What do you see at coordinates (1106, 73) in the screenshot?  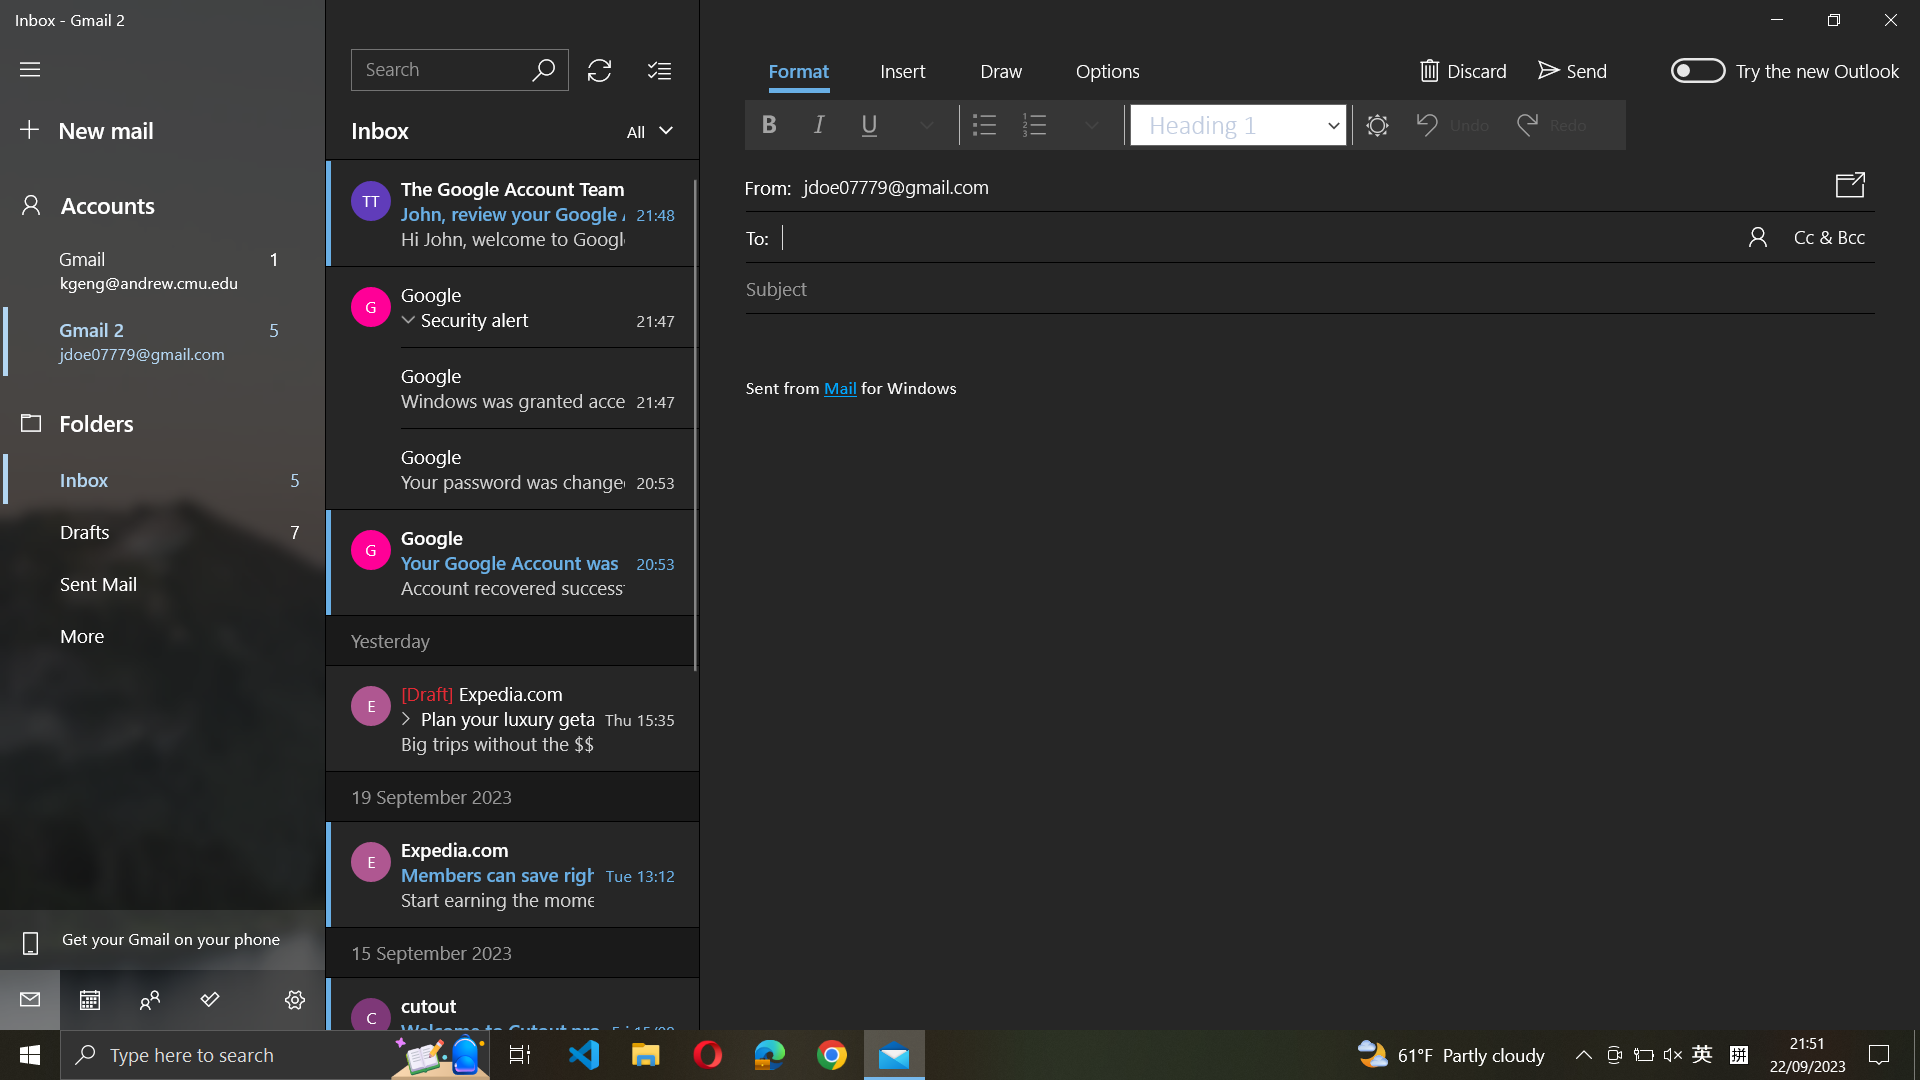 I see `Search options for "Mark as Spam` at bounding box center [1106, 73].